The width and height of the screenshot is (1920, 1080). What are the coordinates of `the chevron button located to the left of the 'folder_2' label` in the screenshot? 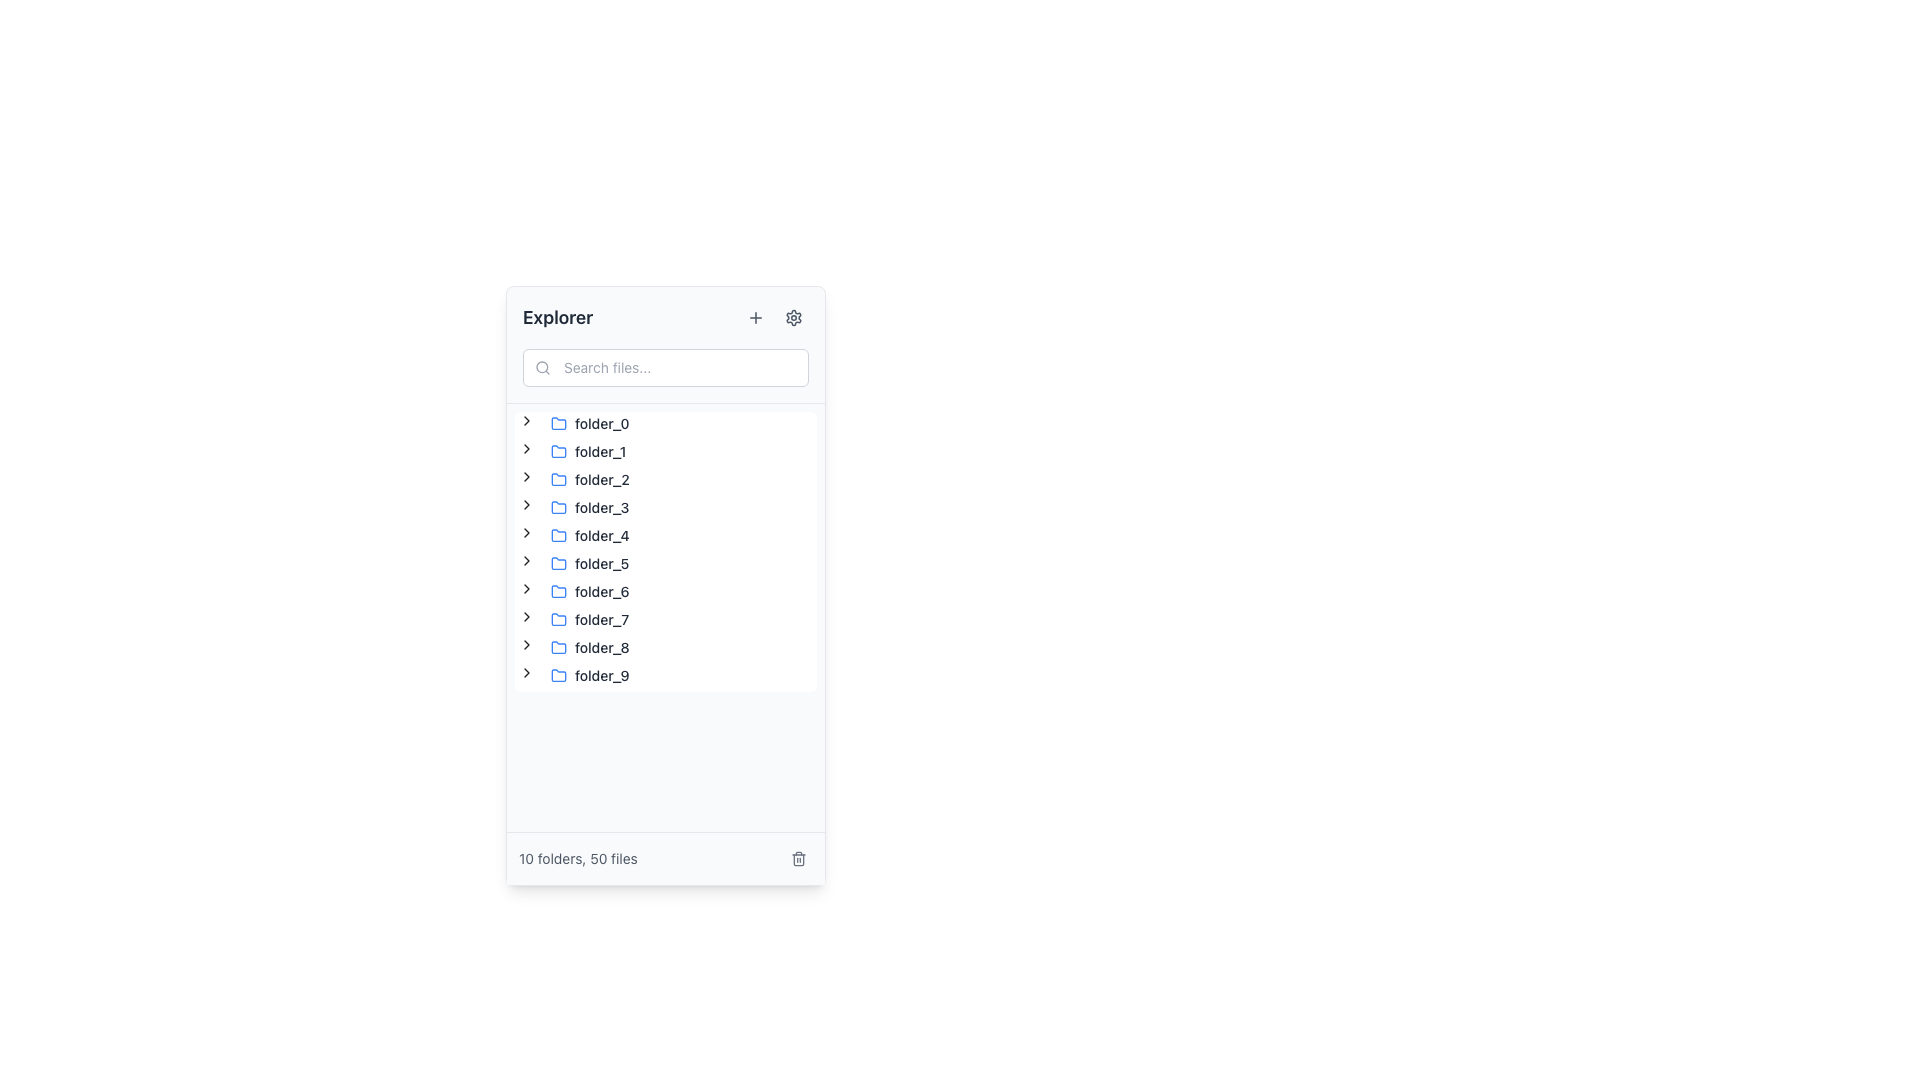 It's located at (527, 479).